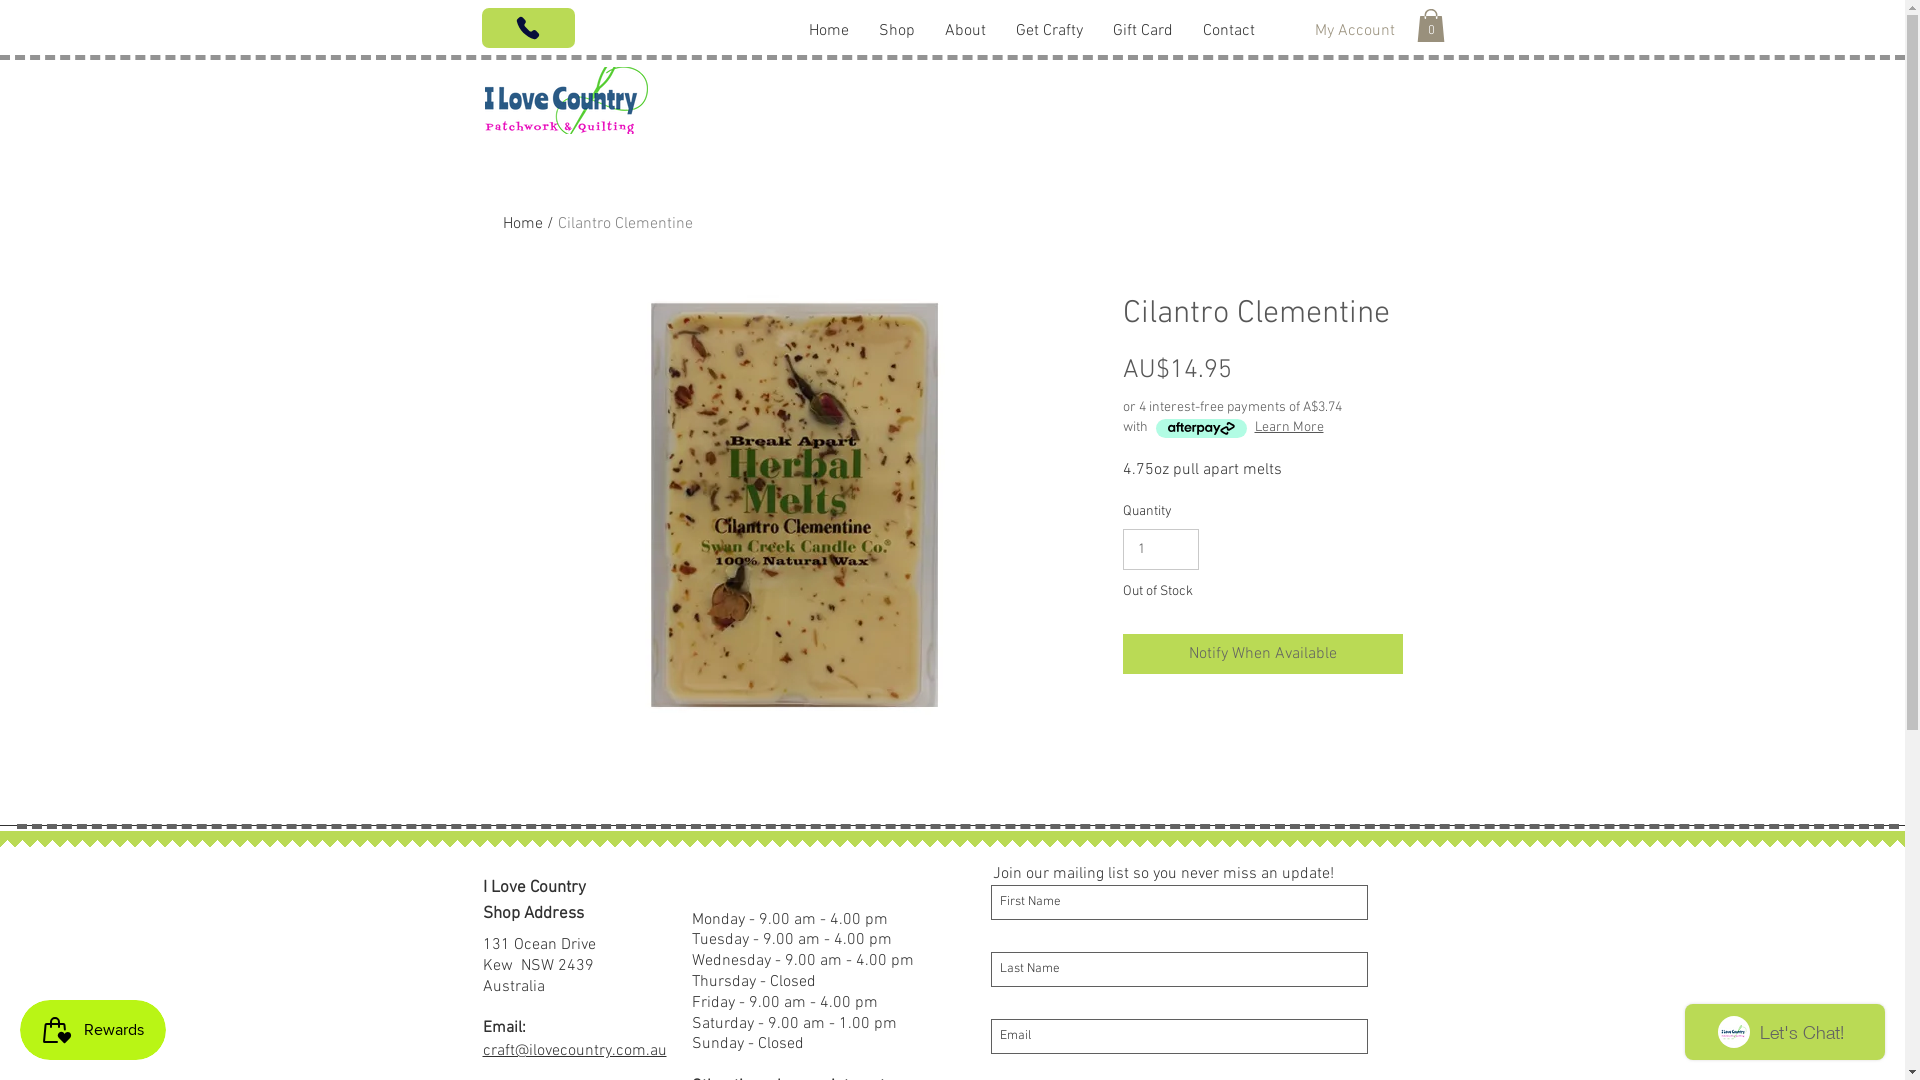  Describe the element at coordinates (1288, 427) in the screenshot. I see `'Learn More'` at that location.